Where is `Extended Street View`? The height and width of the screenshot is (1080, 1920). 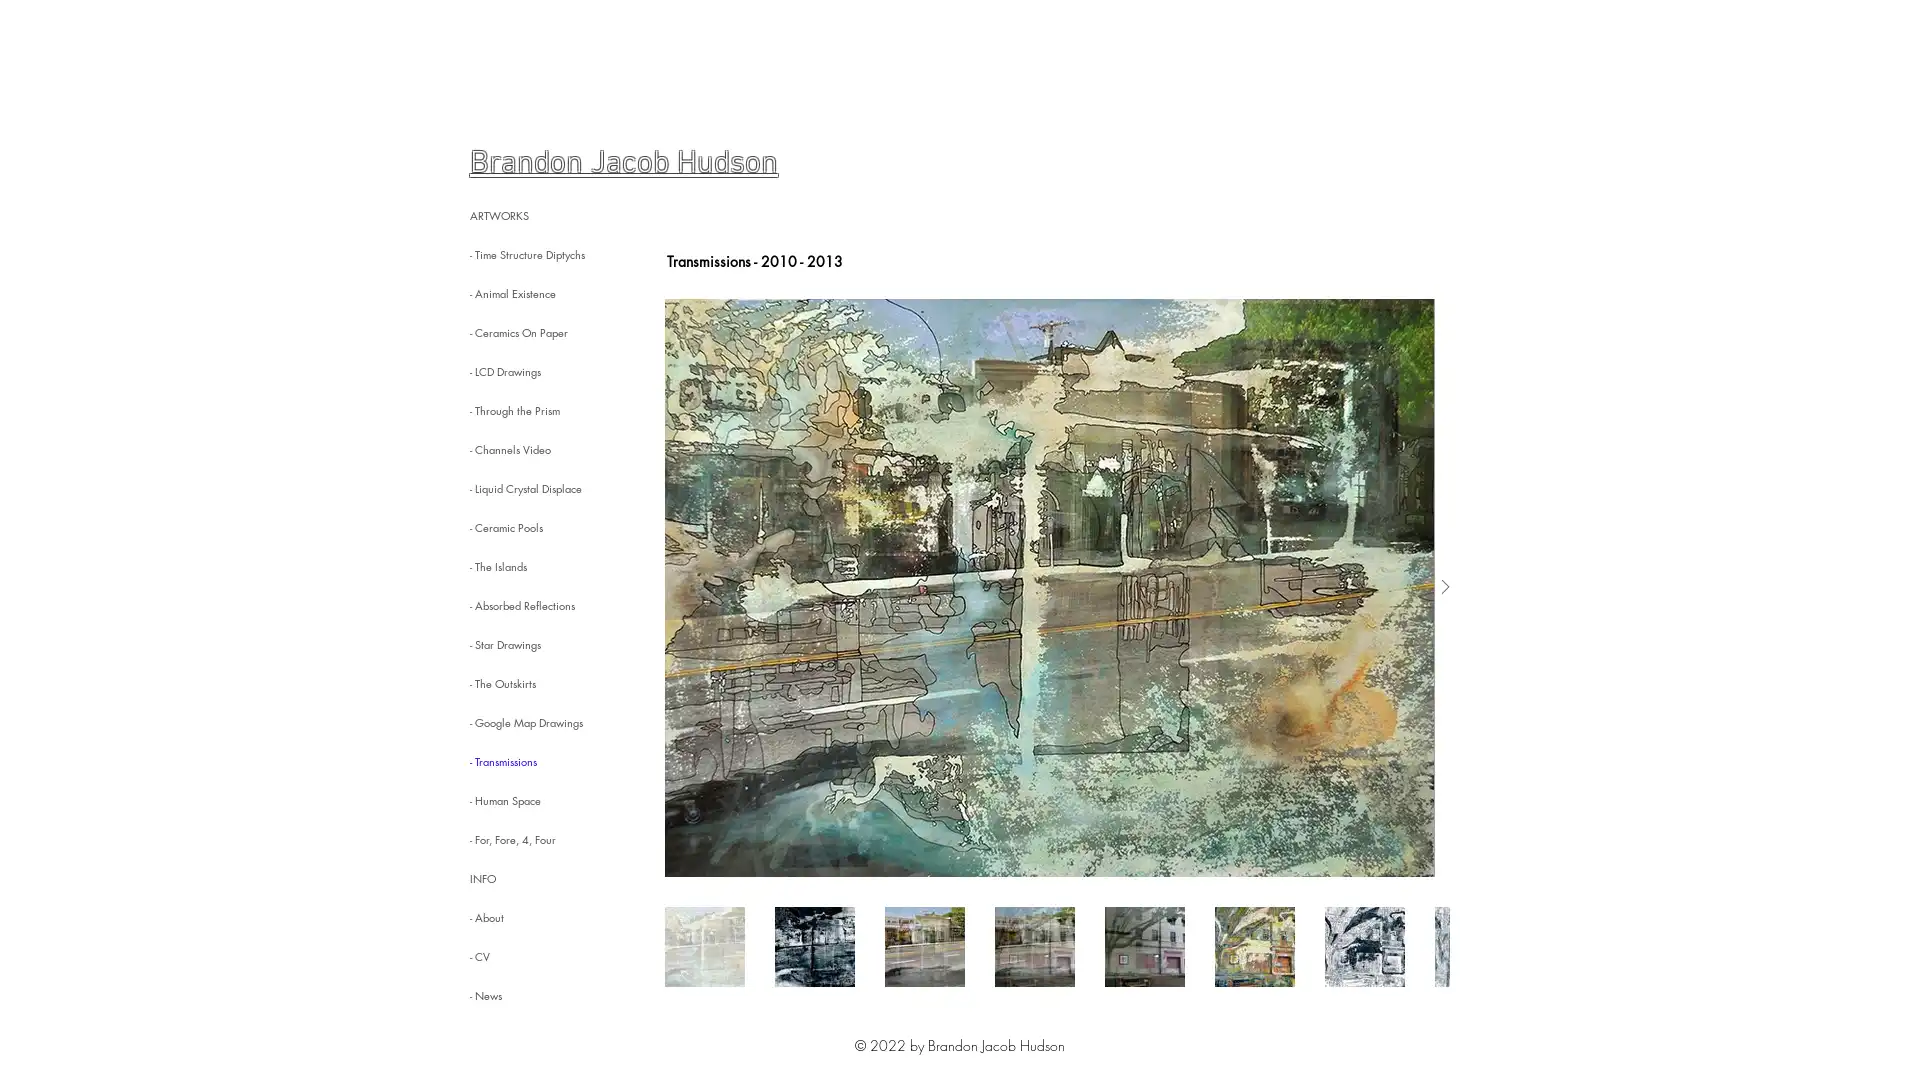 Extended Street View is located at coordinates (1049, 586).